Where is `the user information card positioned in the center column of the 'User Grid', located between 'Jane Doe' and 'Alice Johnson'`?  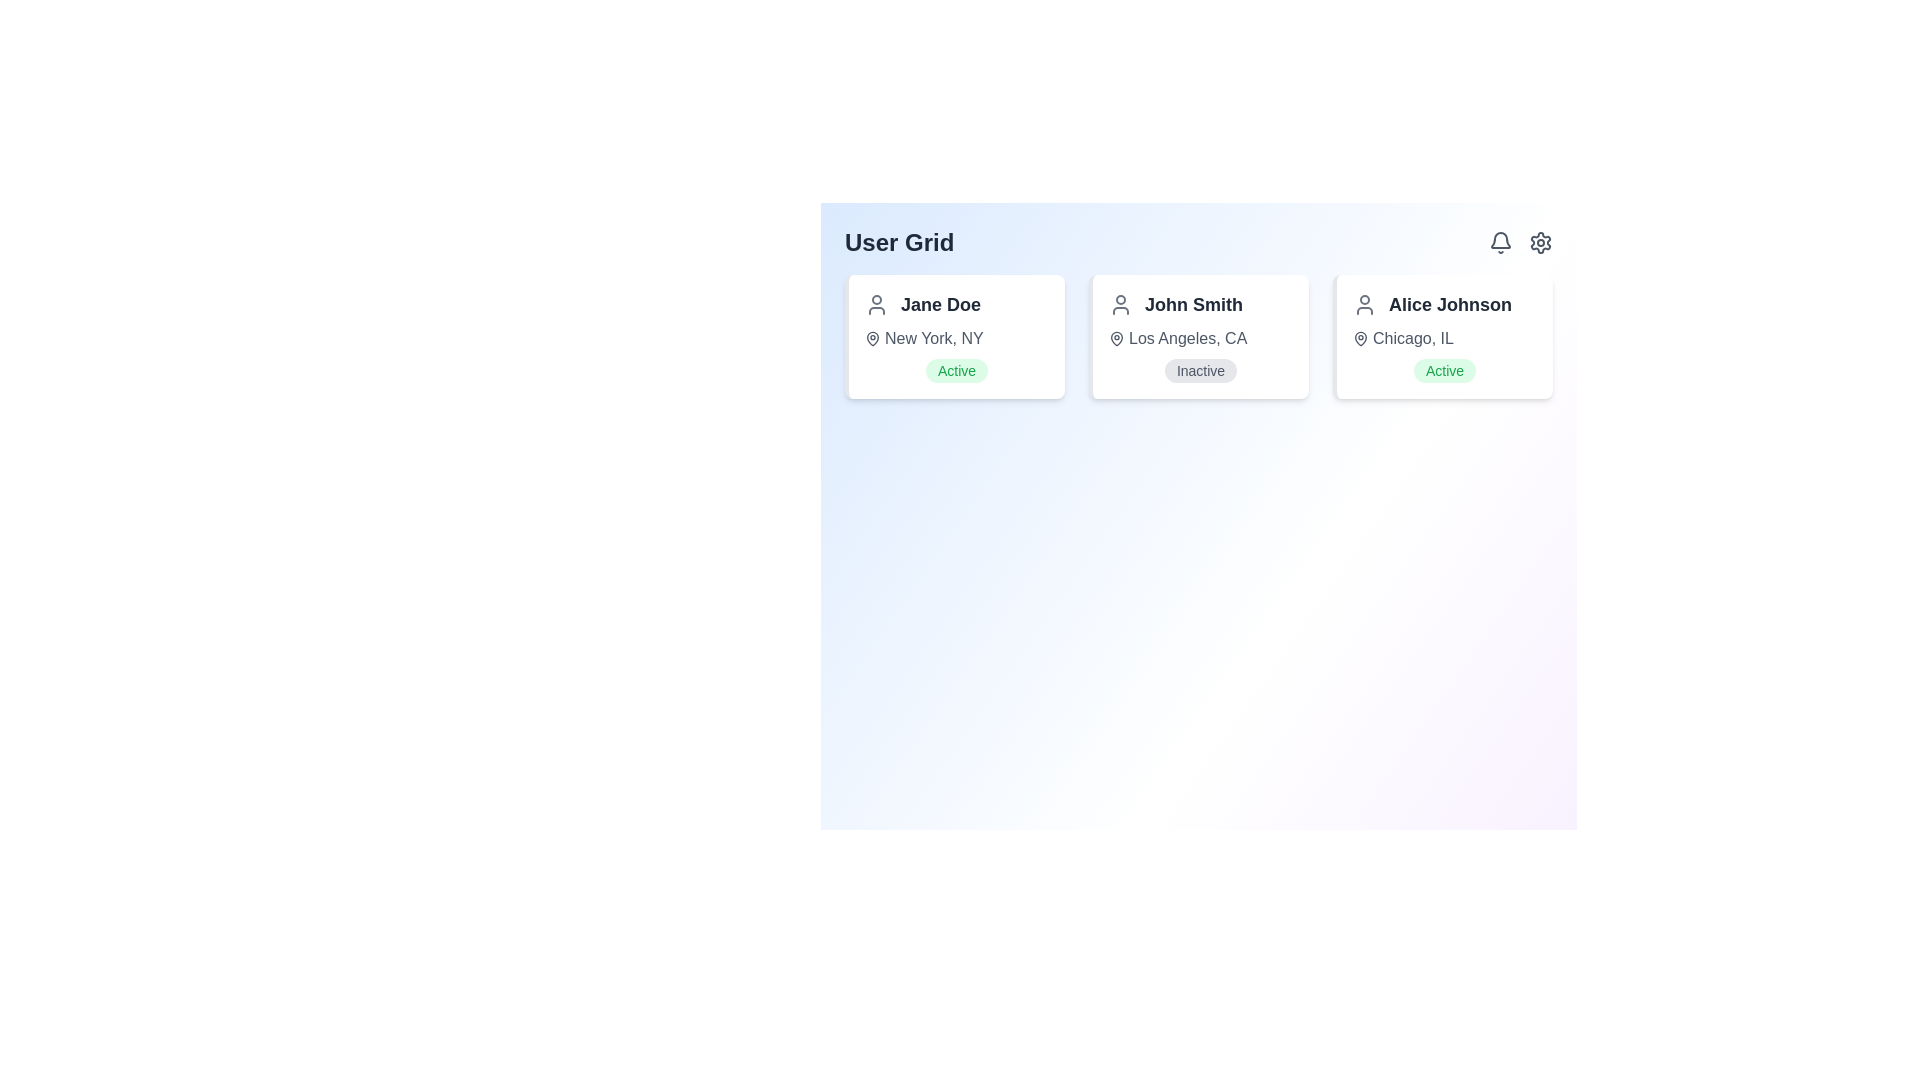 the user information card positioned in the center column of the 'User Grid', located between 'Jane Doe' and 'Alice Johnson' is located at coordinates (1199, 335).